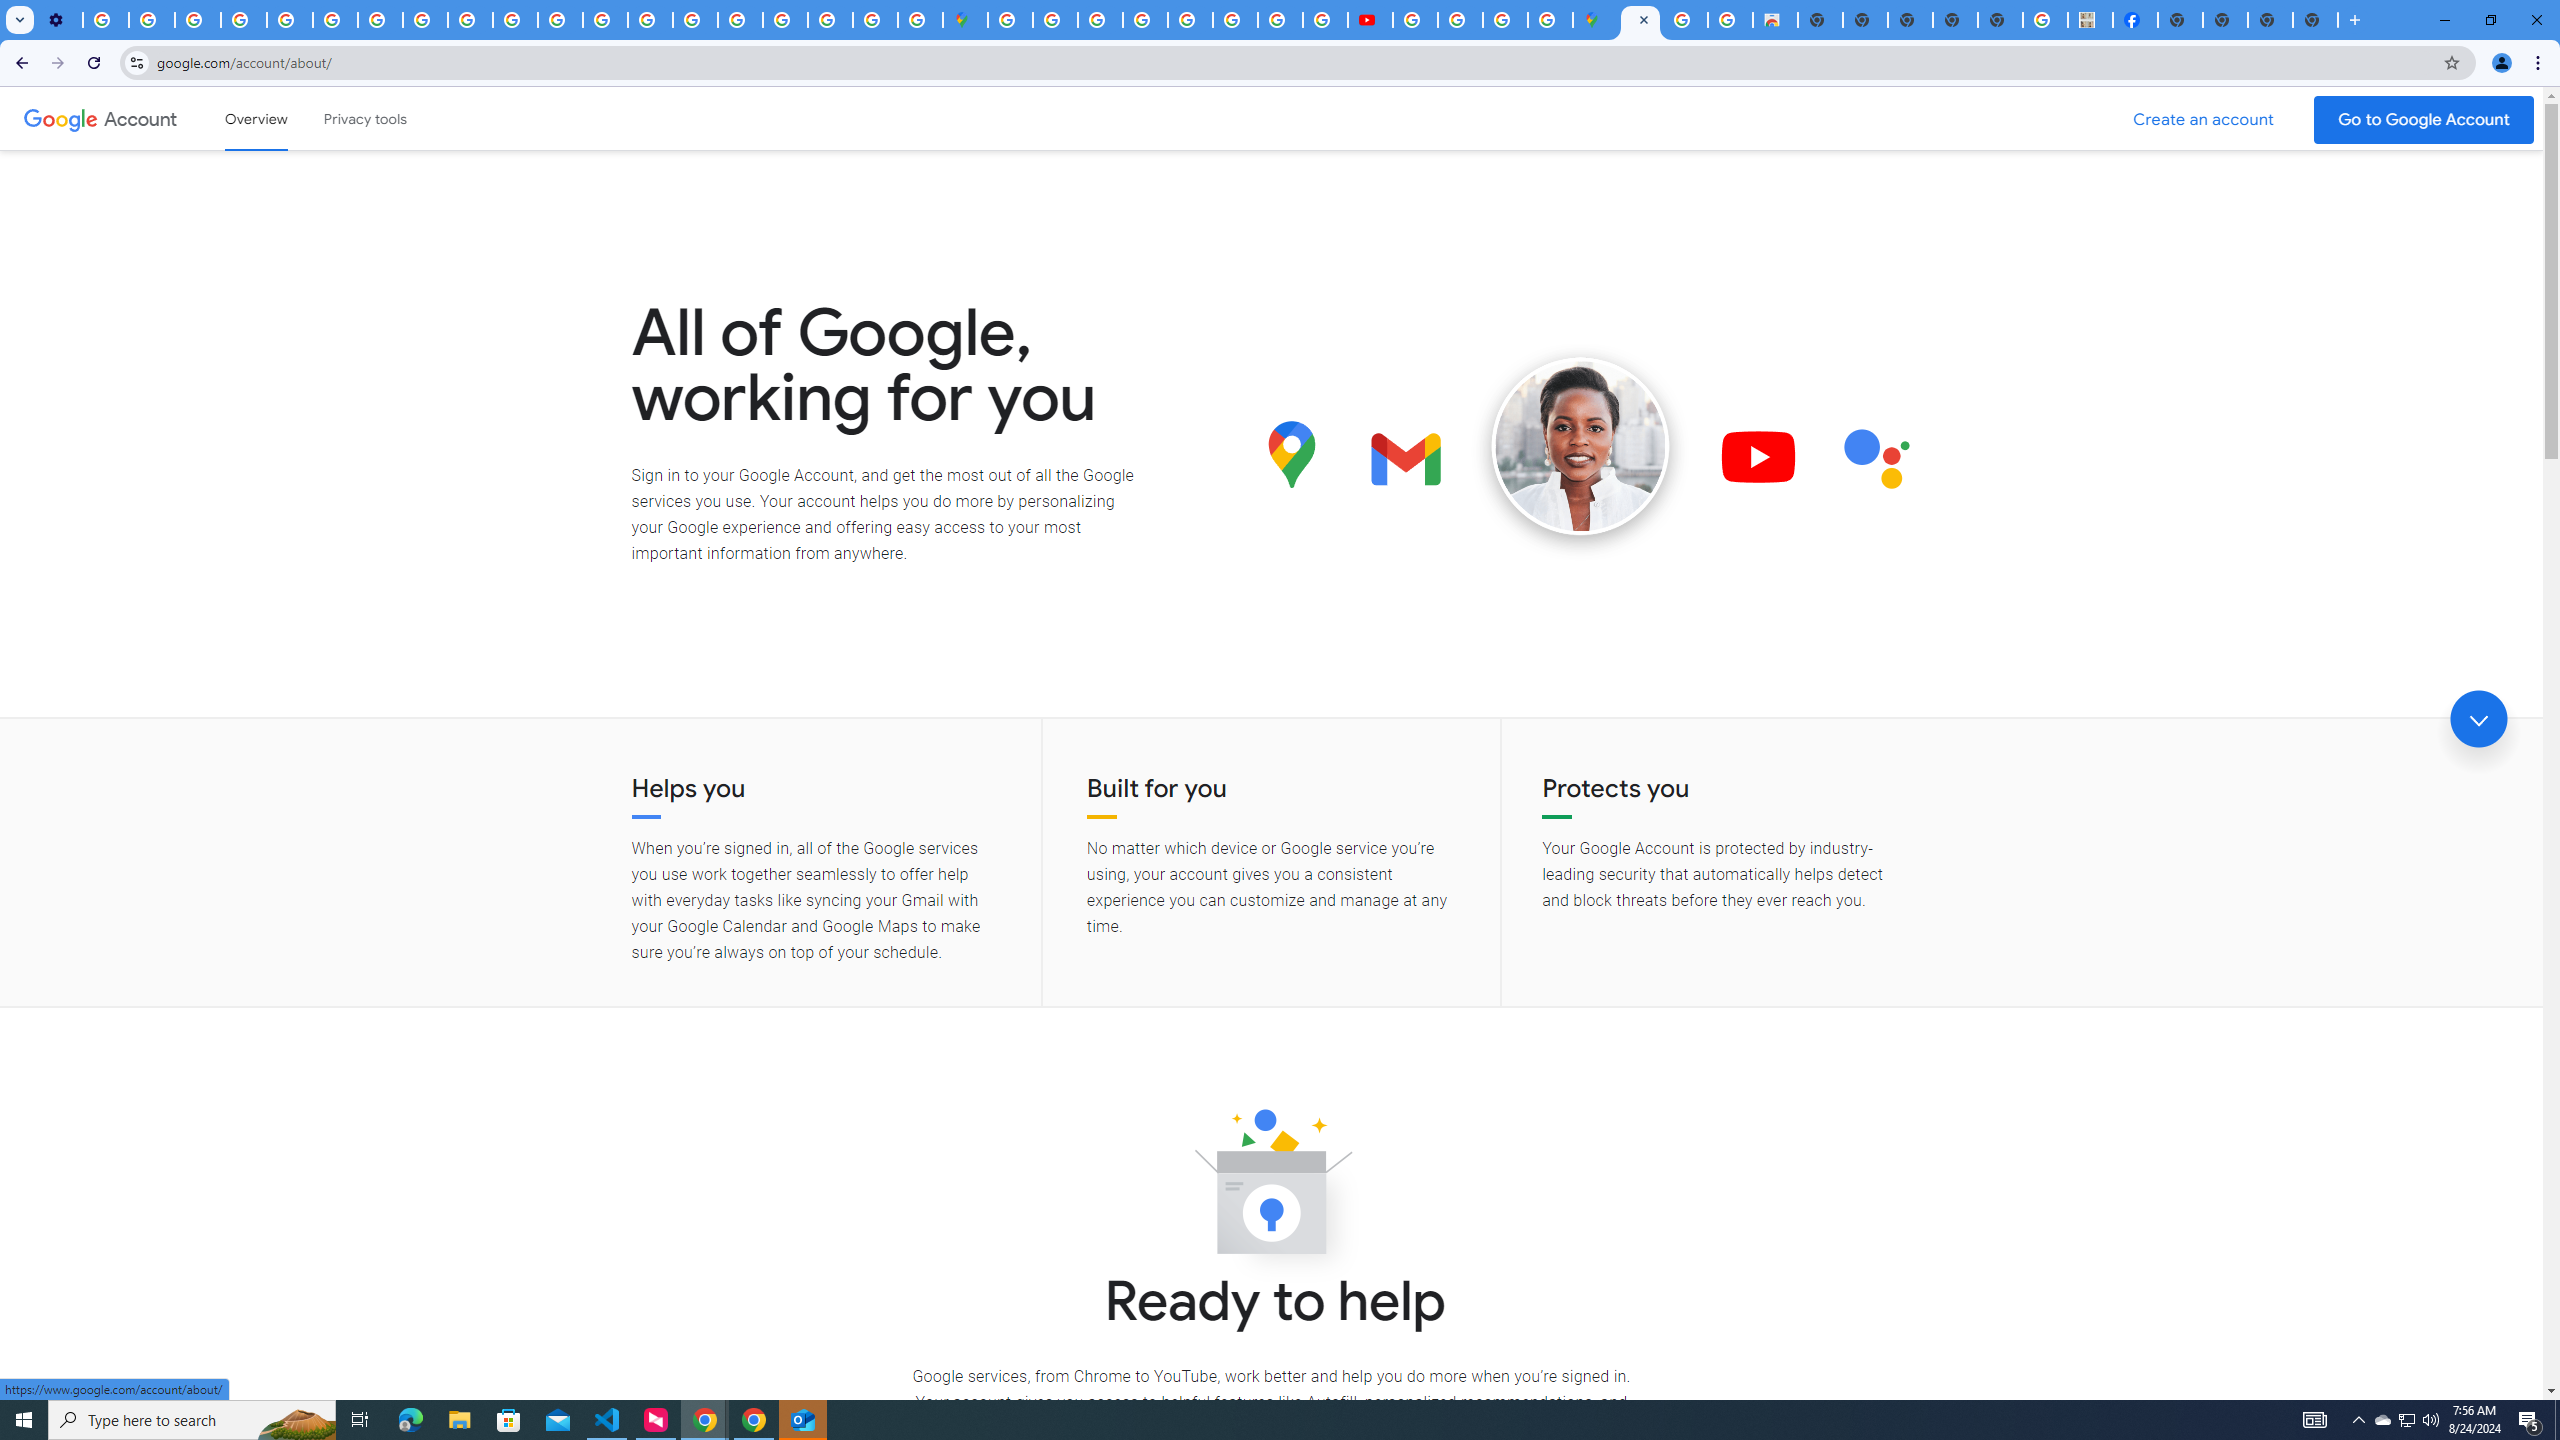  What do you see at coordinates (19, 62) in the screenshot?
I see `'Back'` at bounding box center [19, 62].